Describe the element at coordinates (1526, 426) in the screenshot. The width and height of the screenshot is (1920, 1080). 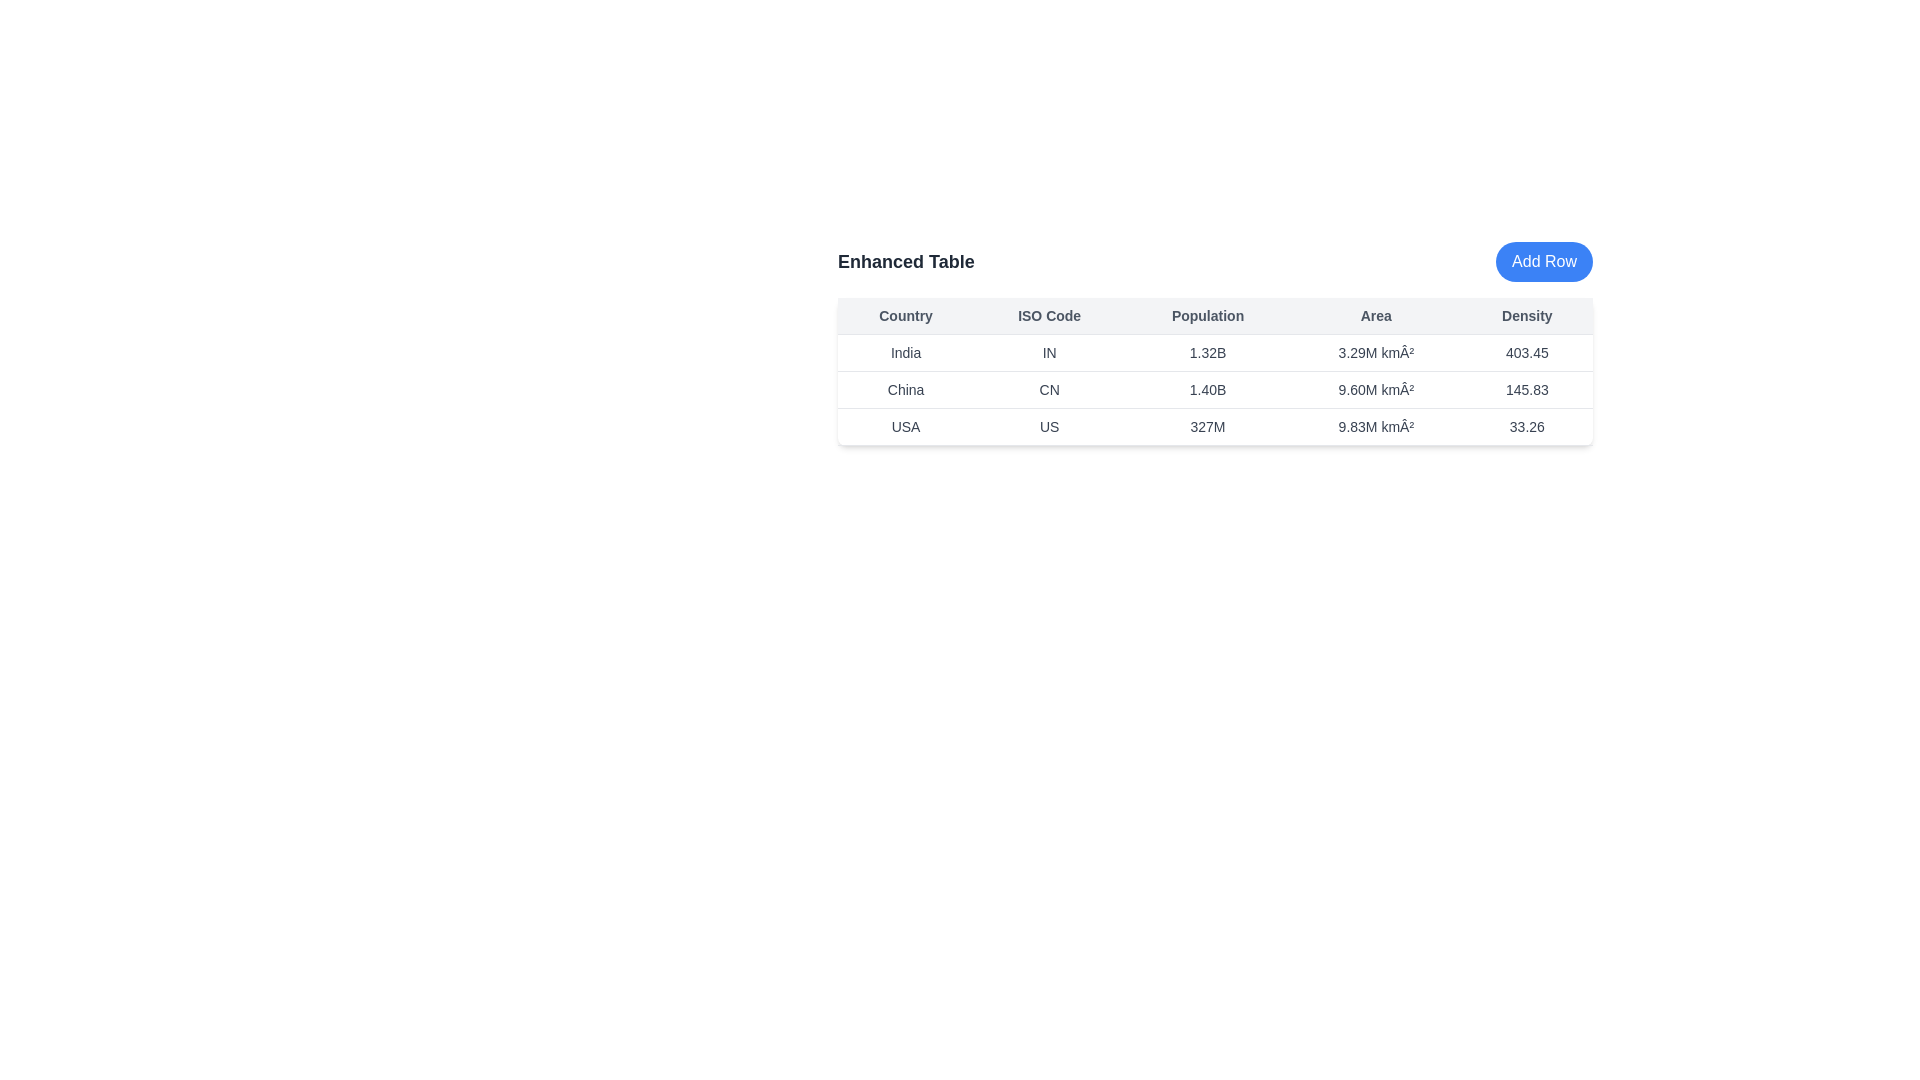
I see `the text element displaying '33.26' in the 'Density' column of the third row in the table` at that location.